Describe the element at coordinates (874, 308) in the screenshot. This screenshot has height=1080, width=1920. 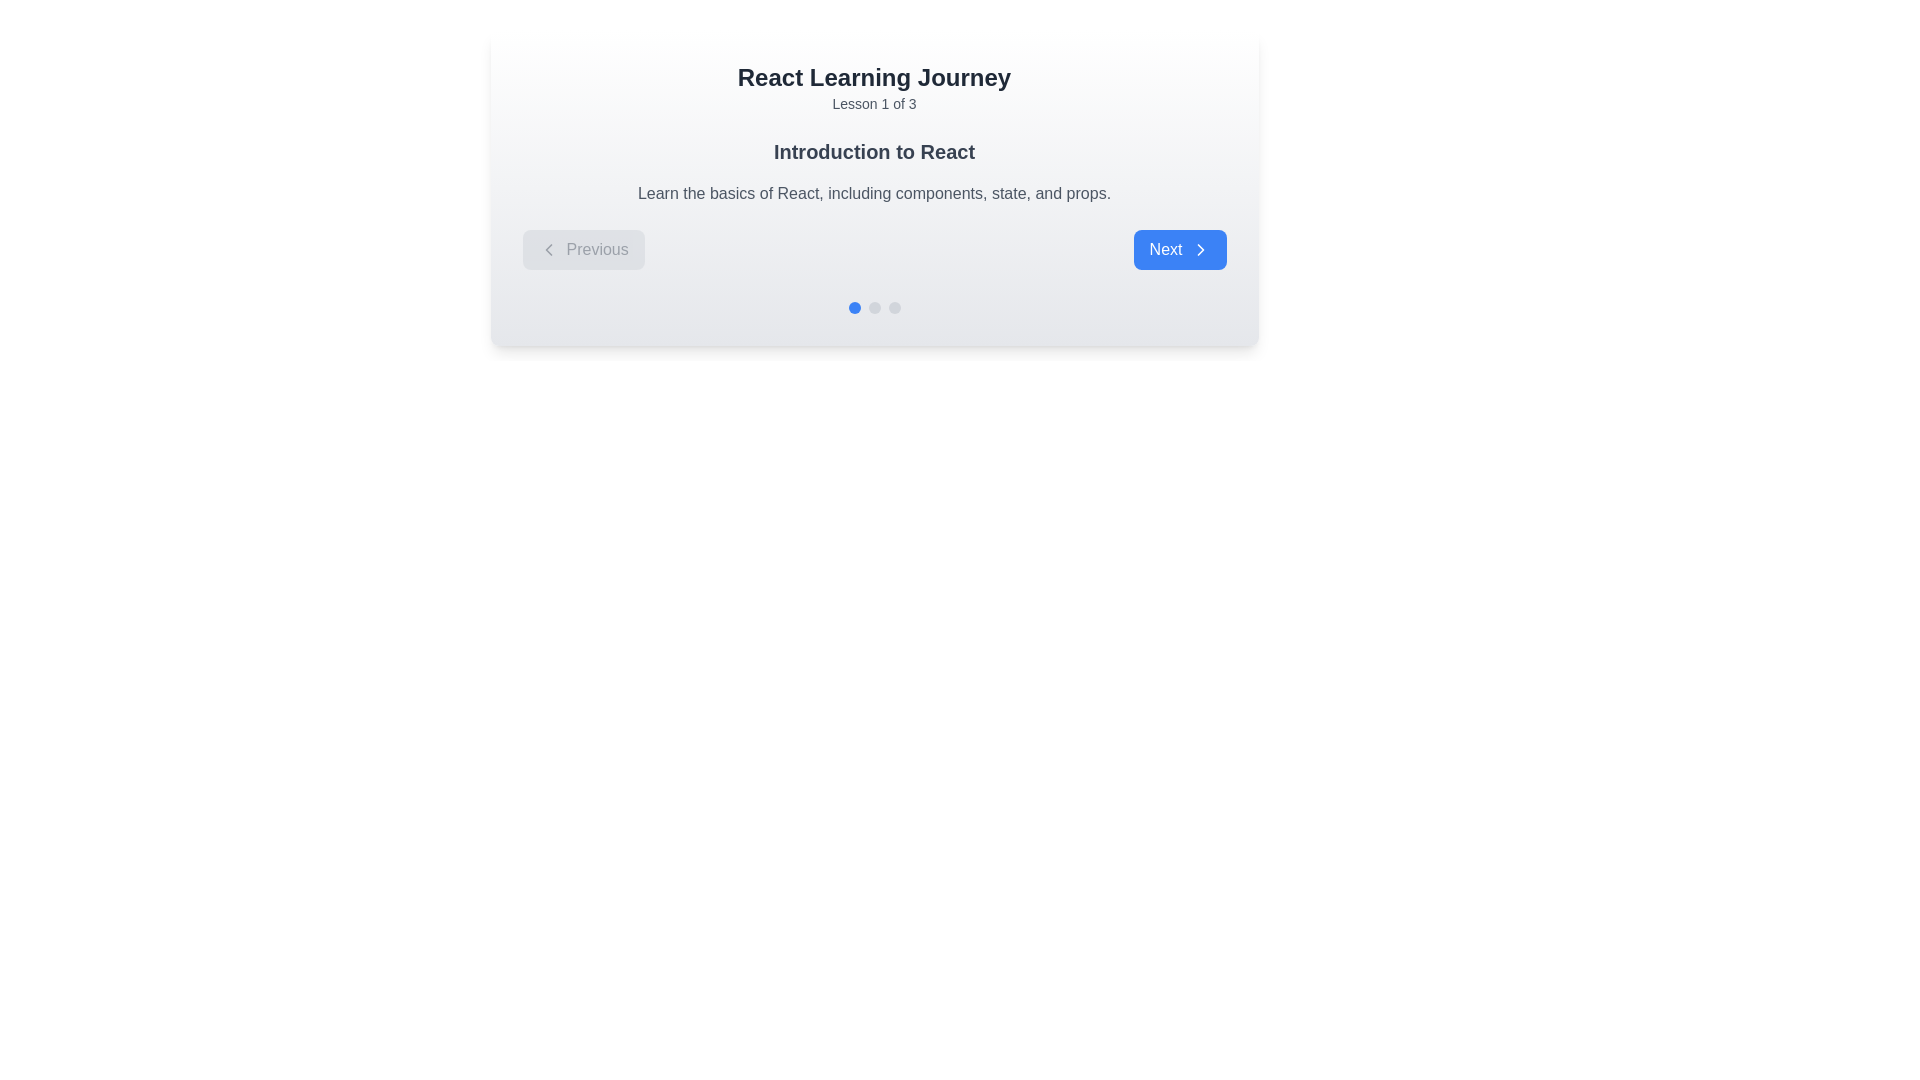
I see `the second circular progress indicator, which is gray and part of a pagination or step indicator group, located between a blue indicator on the left and another gray indicator on the right` at that location.